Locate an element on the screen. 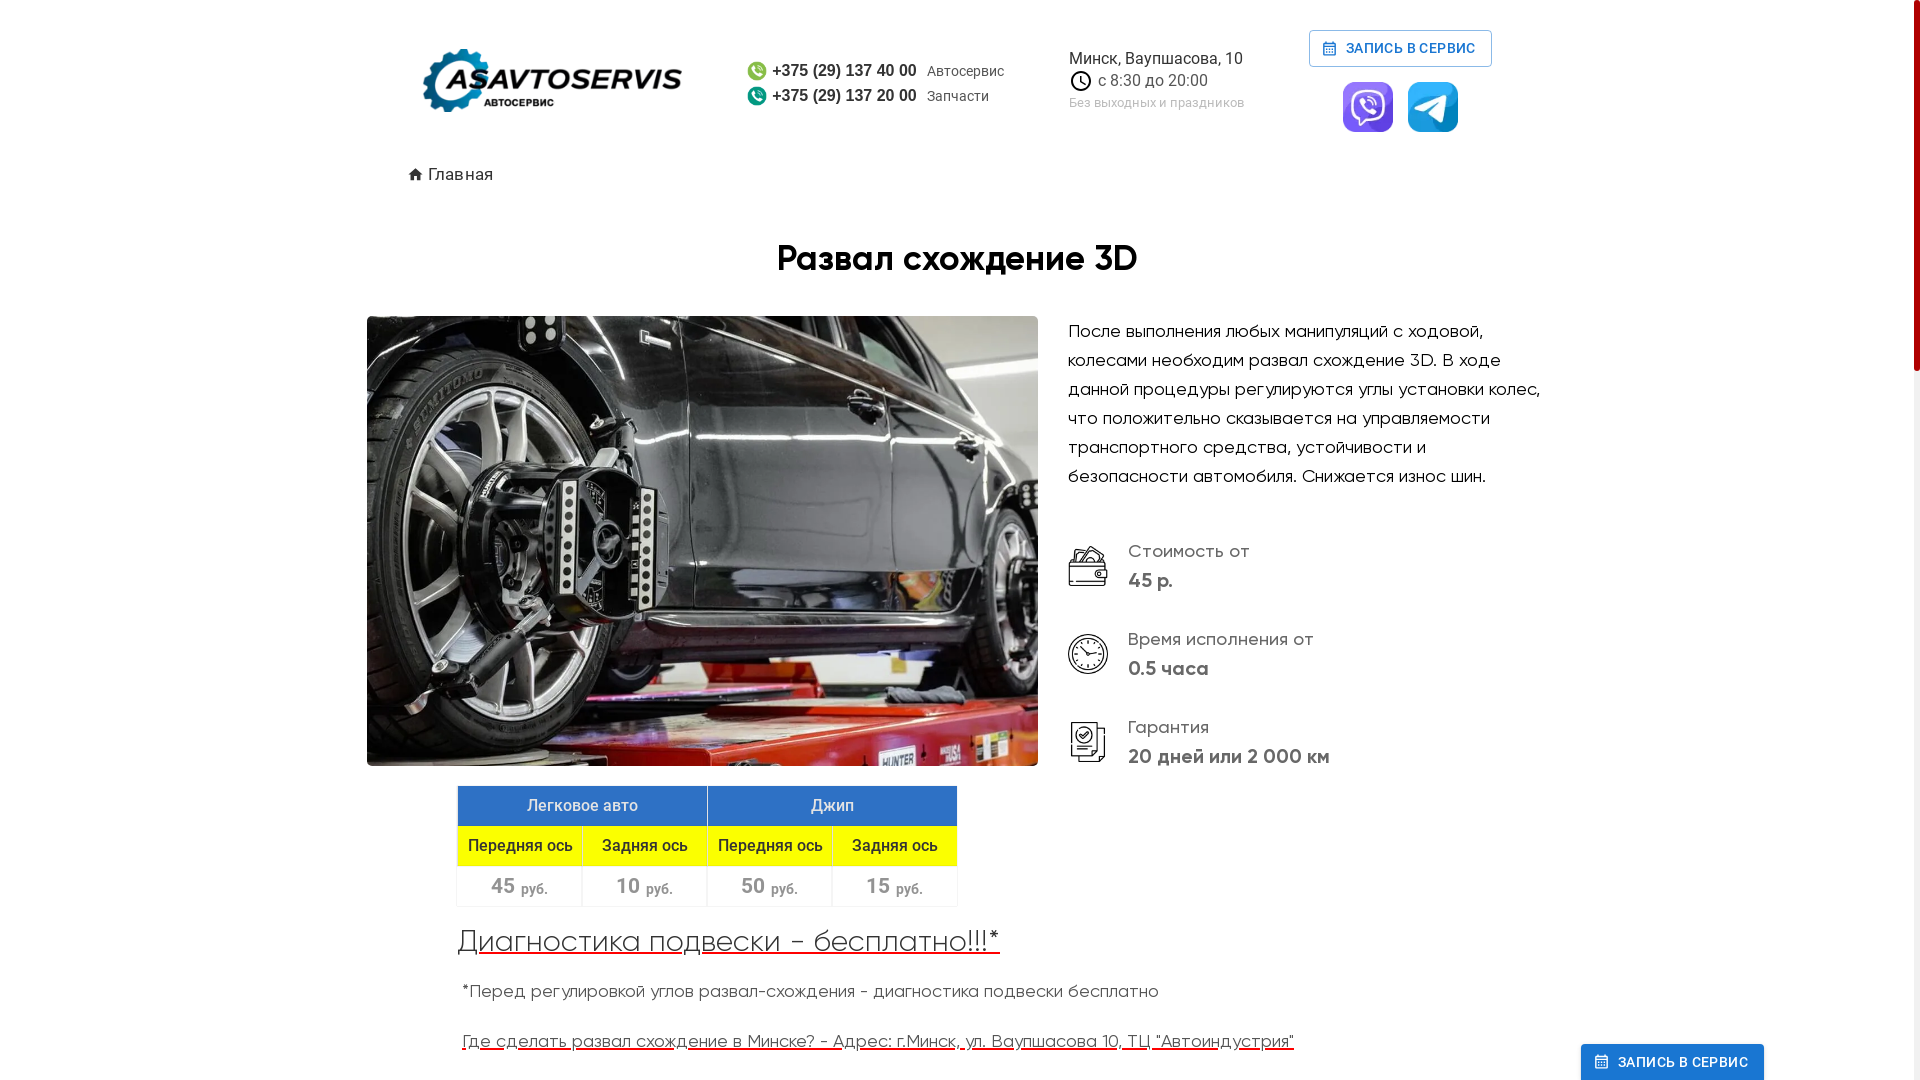  '+375 (29) 137 20 00' is located at coordinates (831, 96).